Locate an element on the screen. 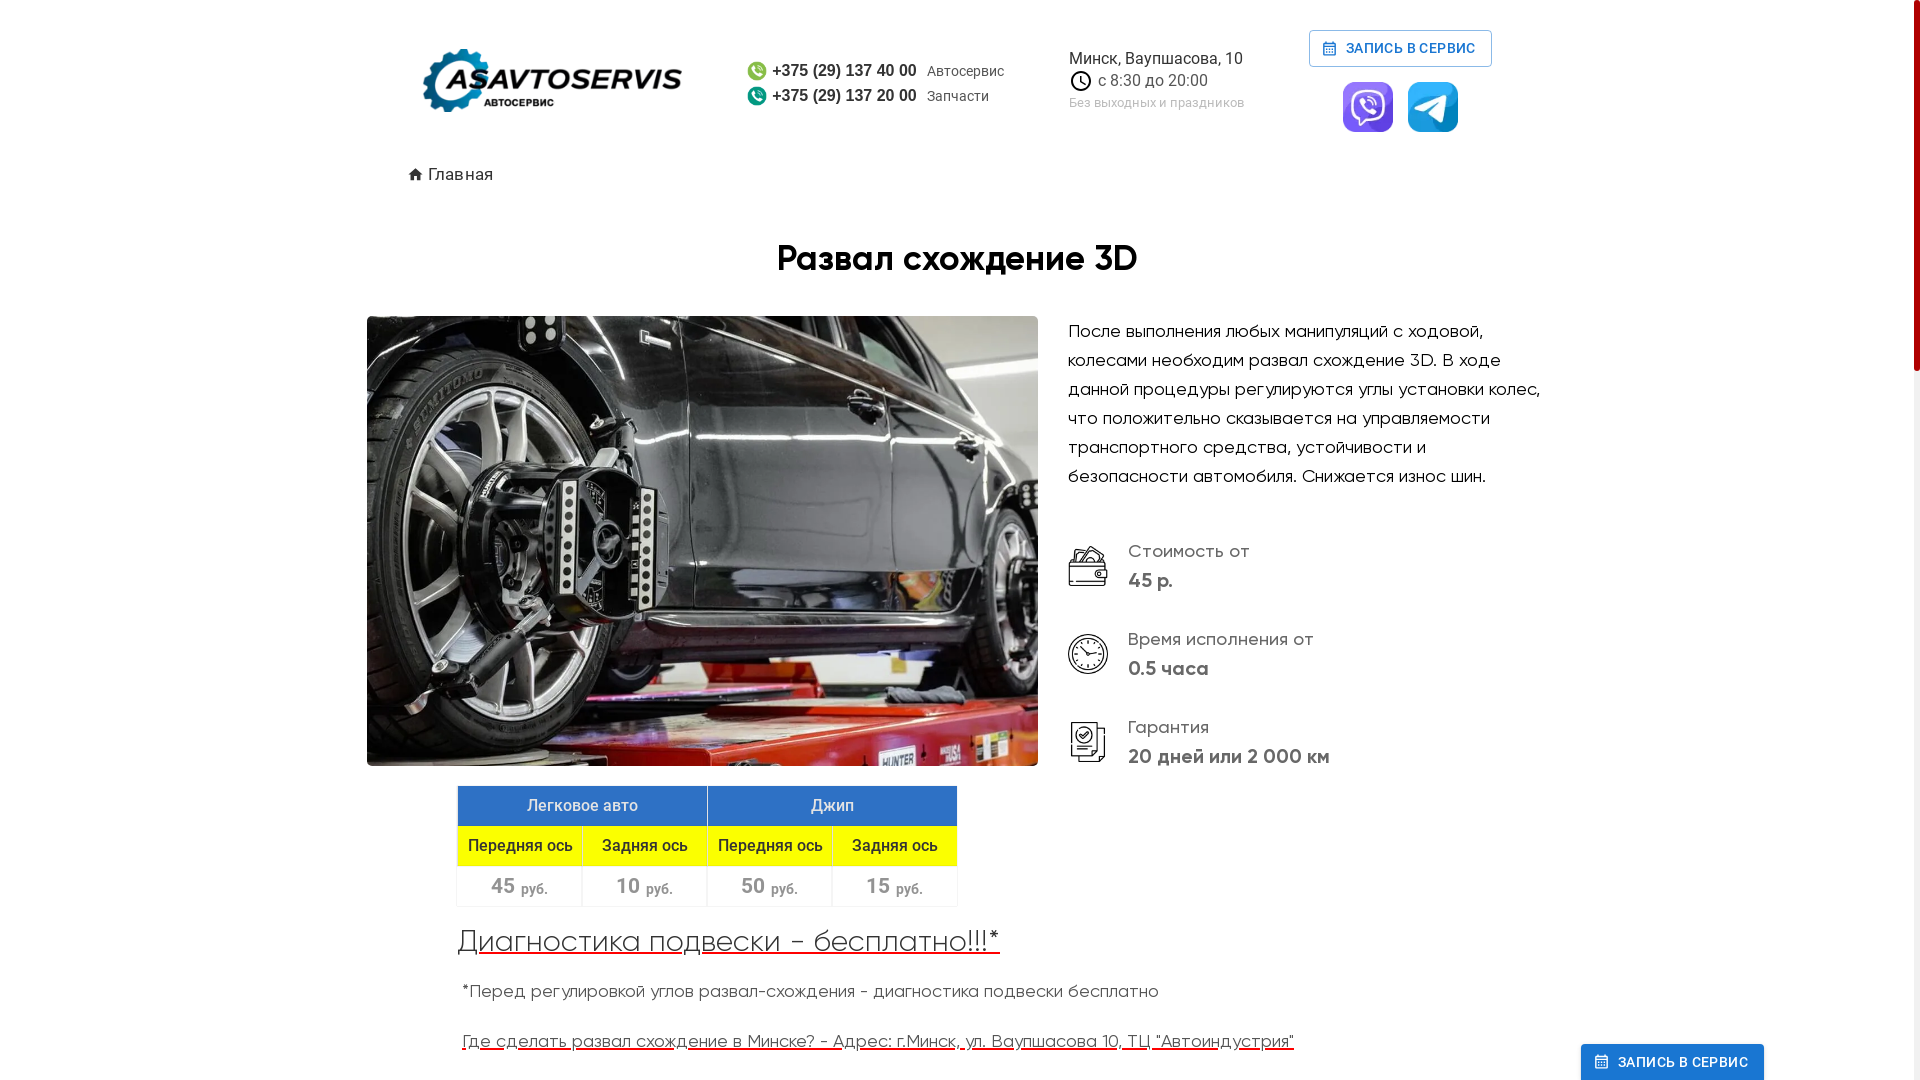  '+375 (29) 137 20 00' is located at coordinates (831, 96).